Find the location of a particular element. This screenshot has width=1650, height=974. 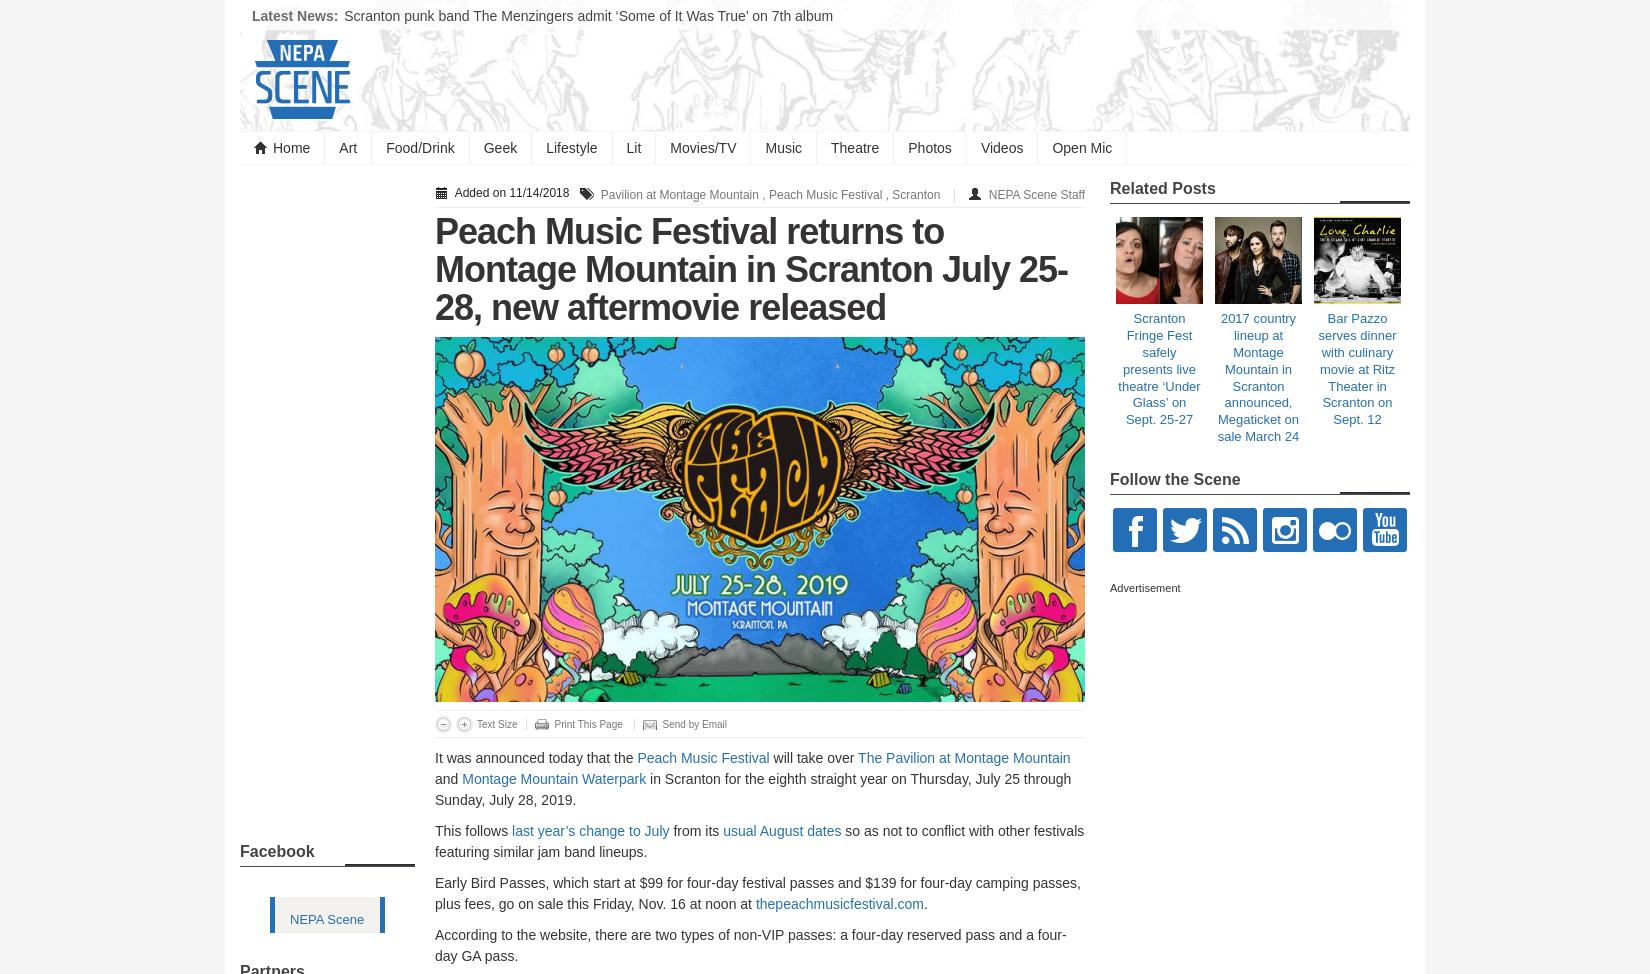

'Peach Music Festival returns to Montage Mountain in Scranton July 25-28, new aftermovie released' is located at coordinates (750, 268).